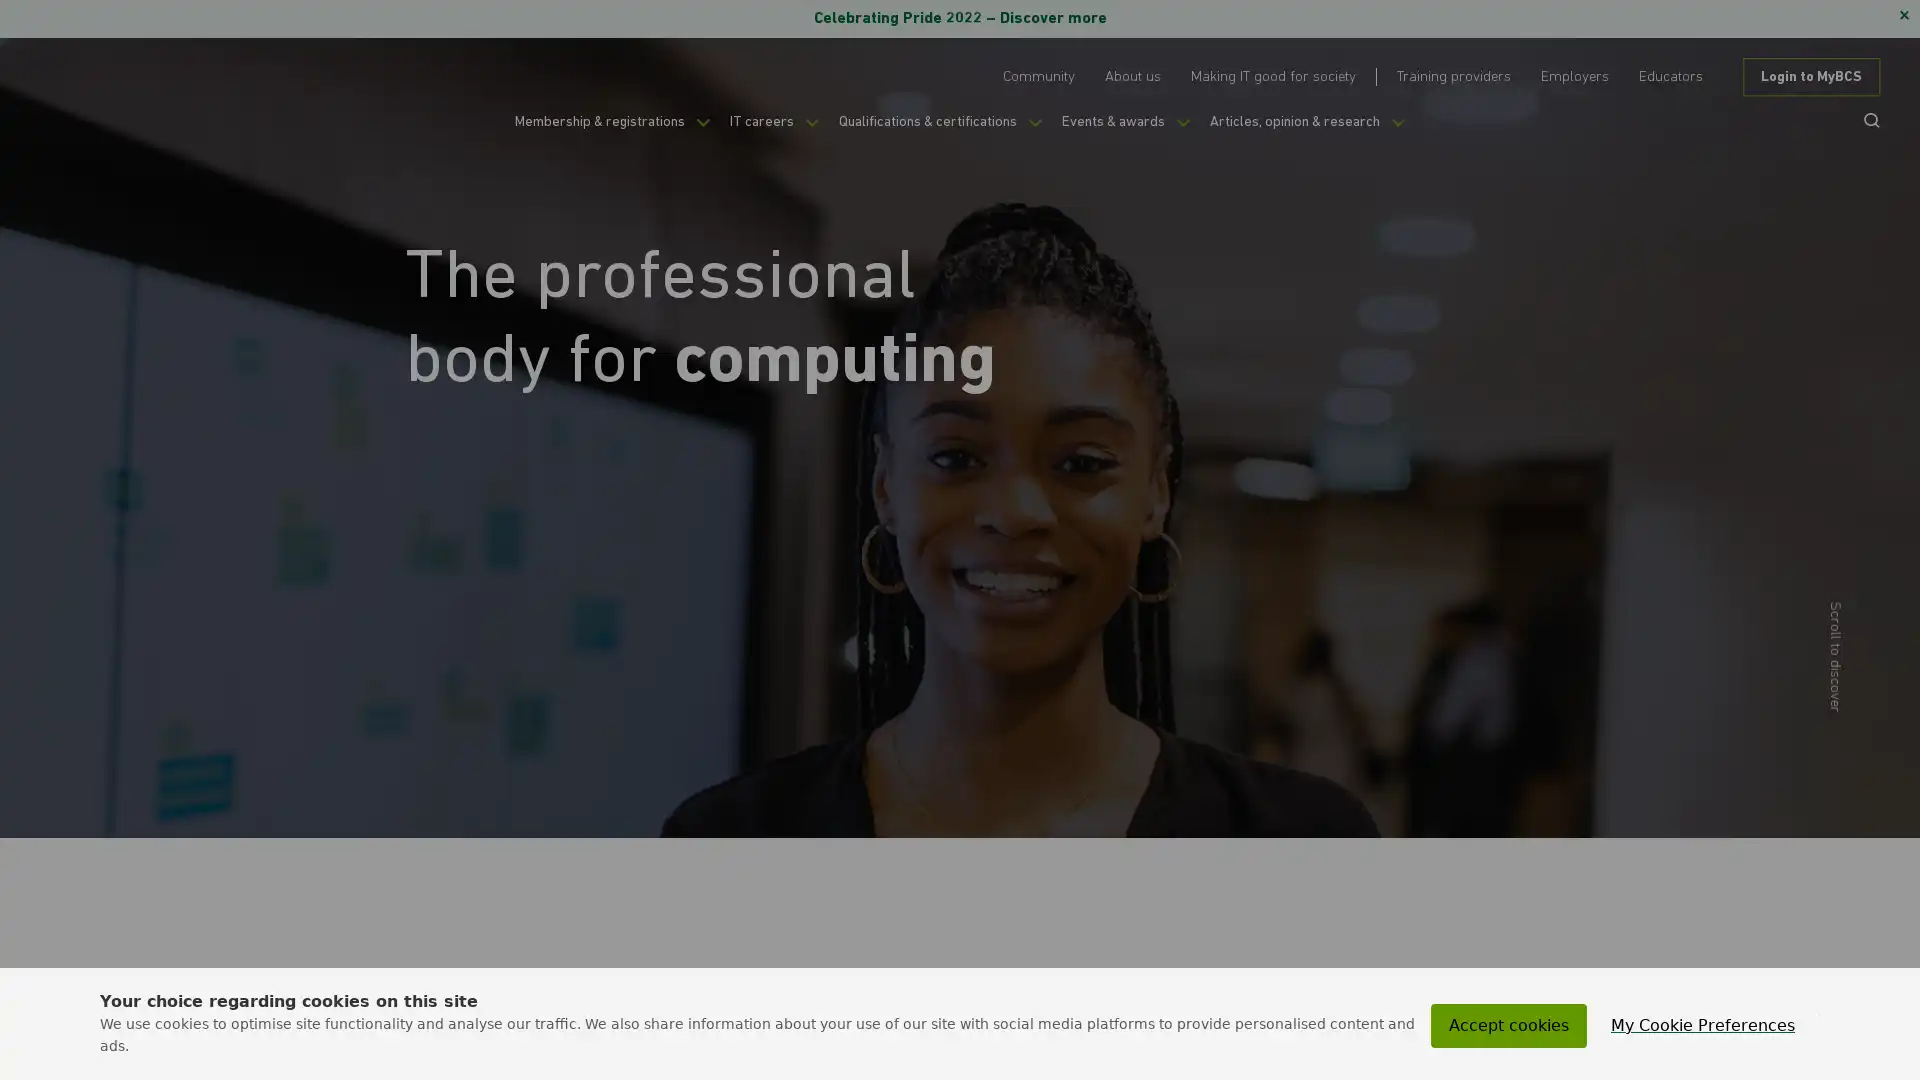  What do you see at coordinates (1143, 132) in the screenshot?
I see `Events & awards` at bounding box center [1143, 132].